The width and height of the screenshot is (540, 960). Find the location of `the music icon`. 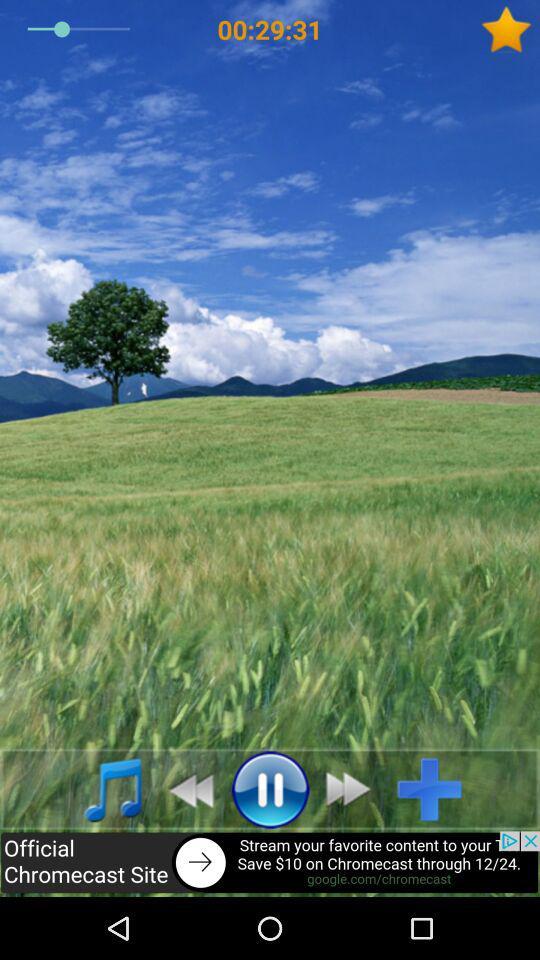

the music icon is located at coordinates (102, 789).